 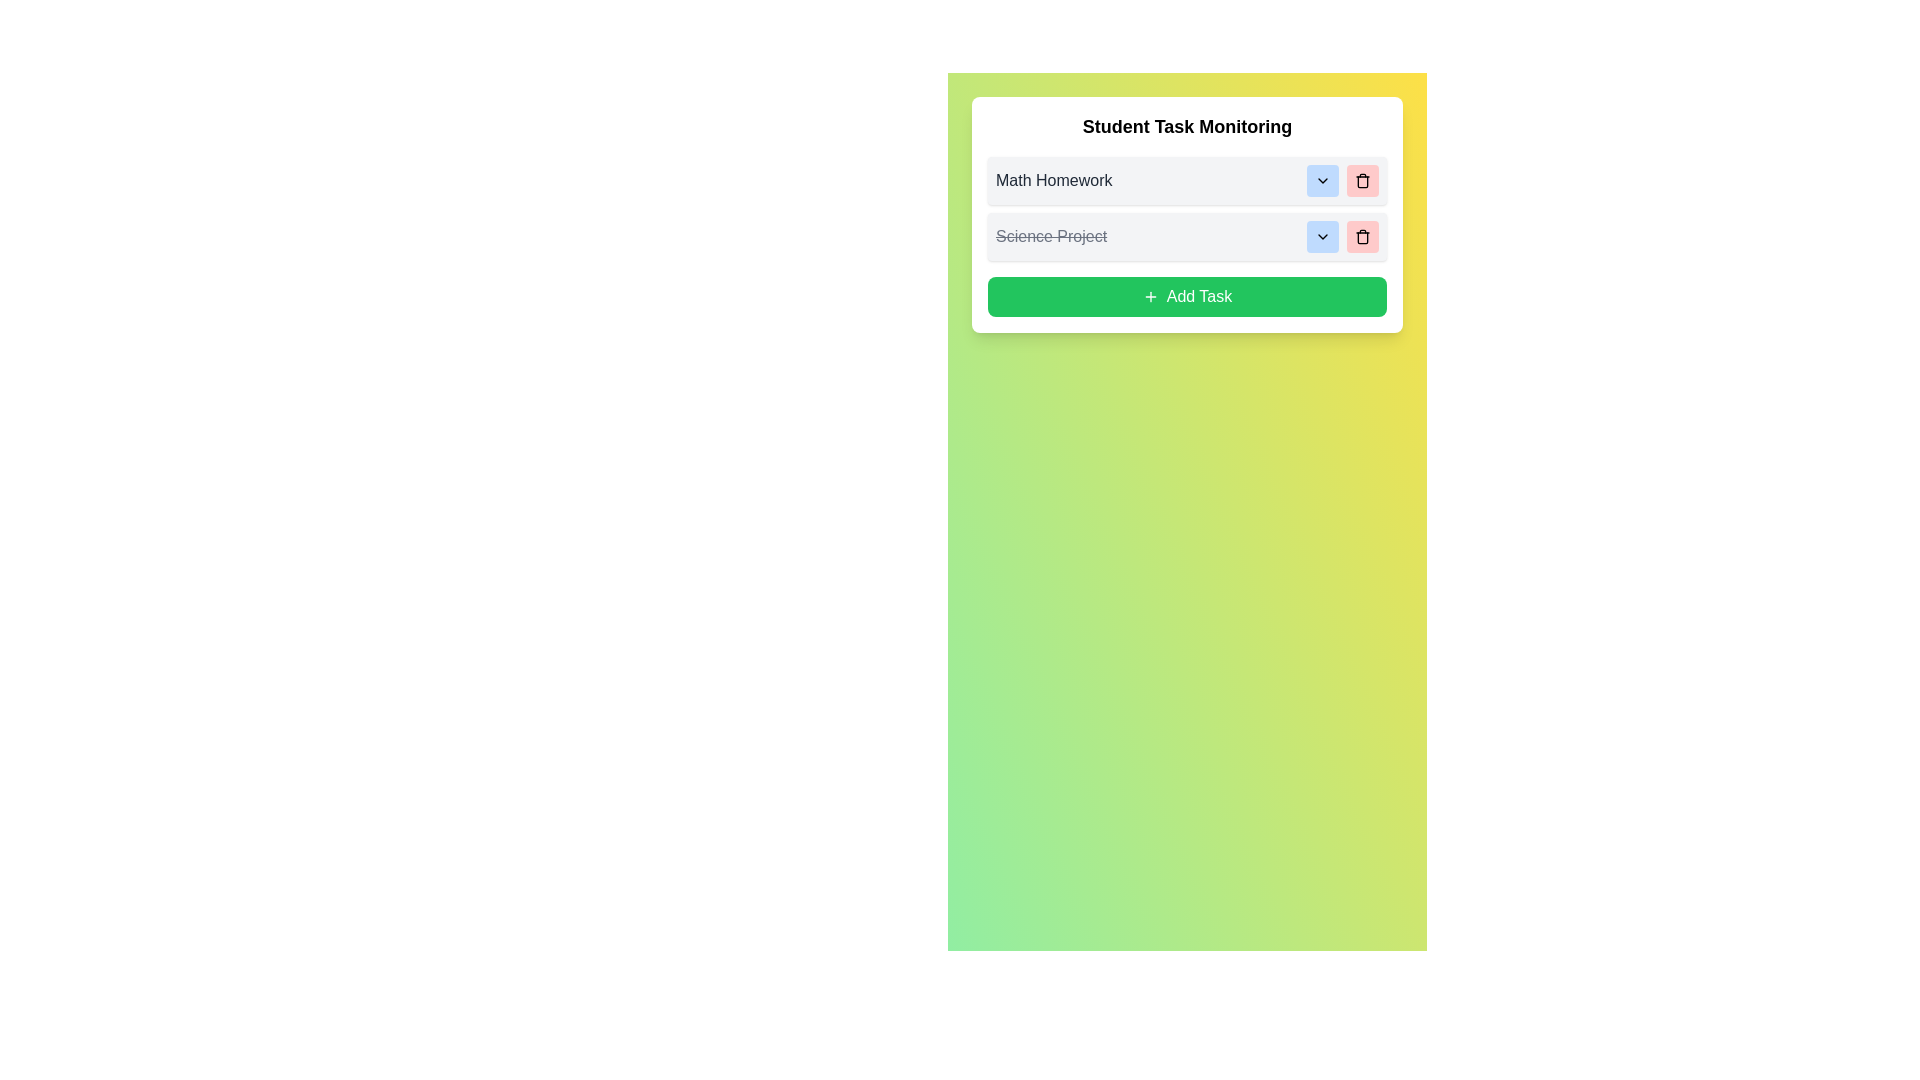 I want to click on the toggle button located on the right side of the 'Science Project' label in the second row of the task list, so click(x=1323, y=235).